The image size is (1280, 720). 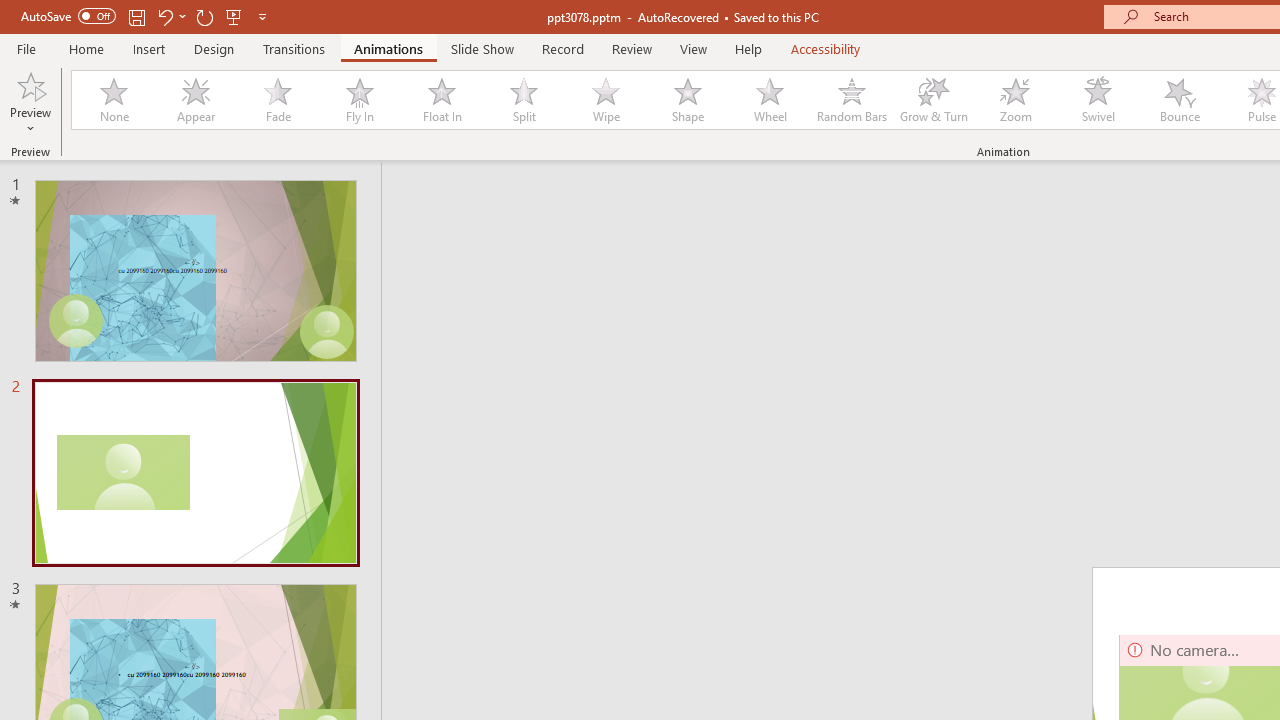 What do you see at coordinates (747, 48) in the screenshot?
I see `'Help'` at bounding box center [747, 48].